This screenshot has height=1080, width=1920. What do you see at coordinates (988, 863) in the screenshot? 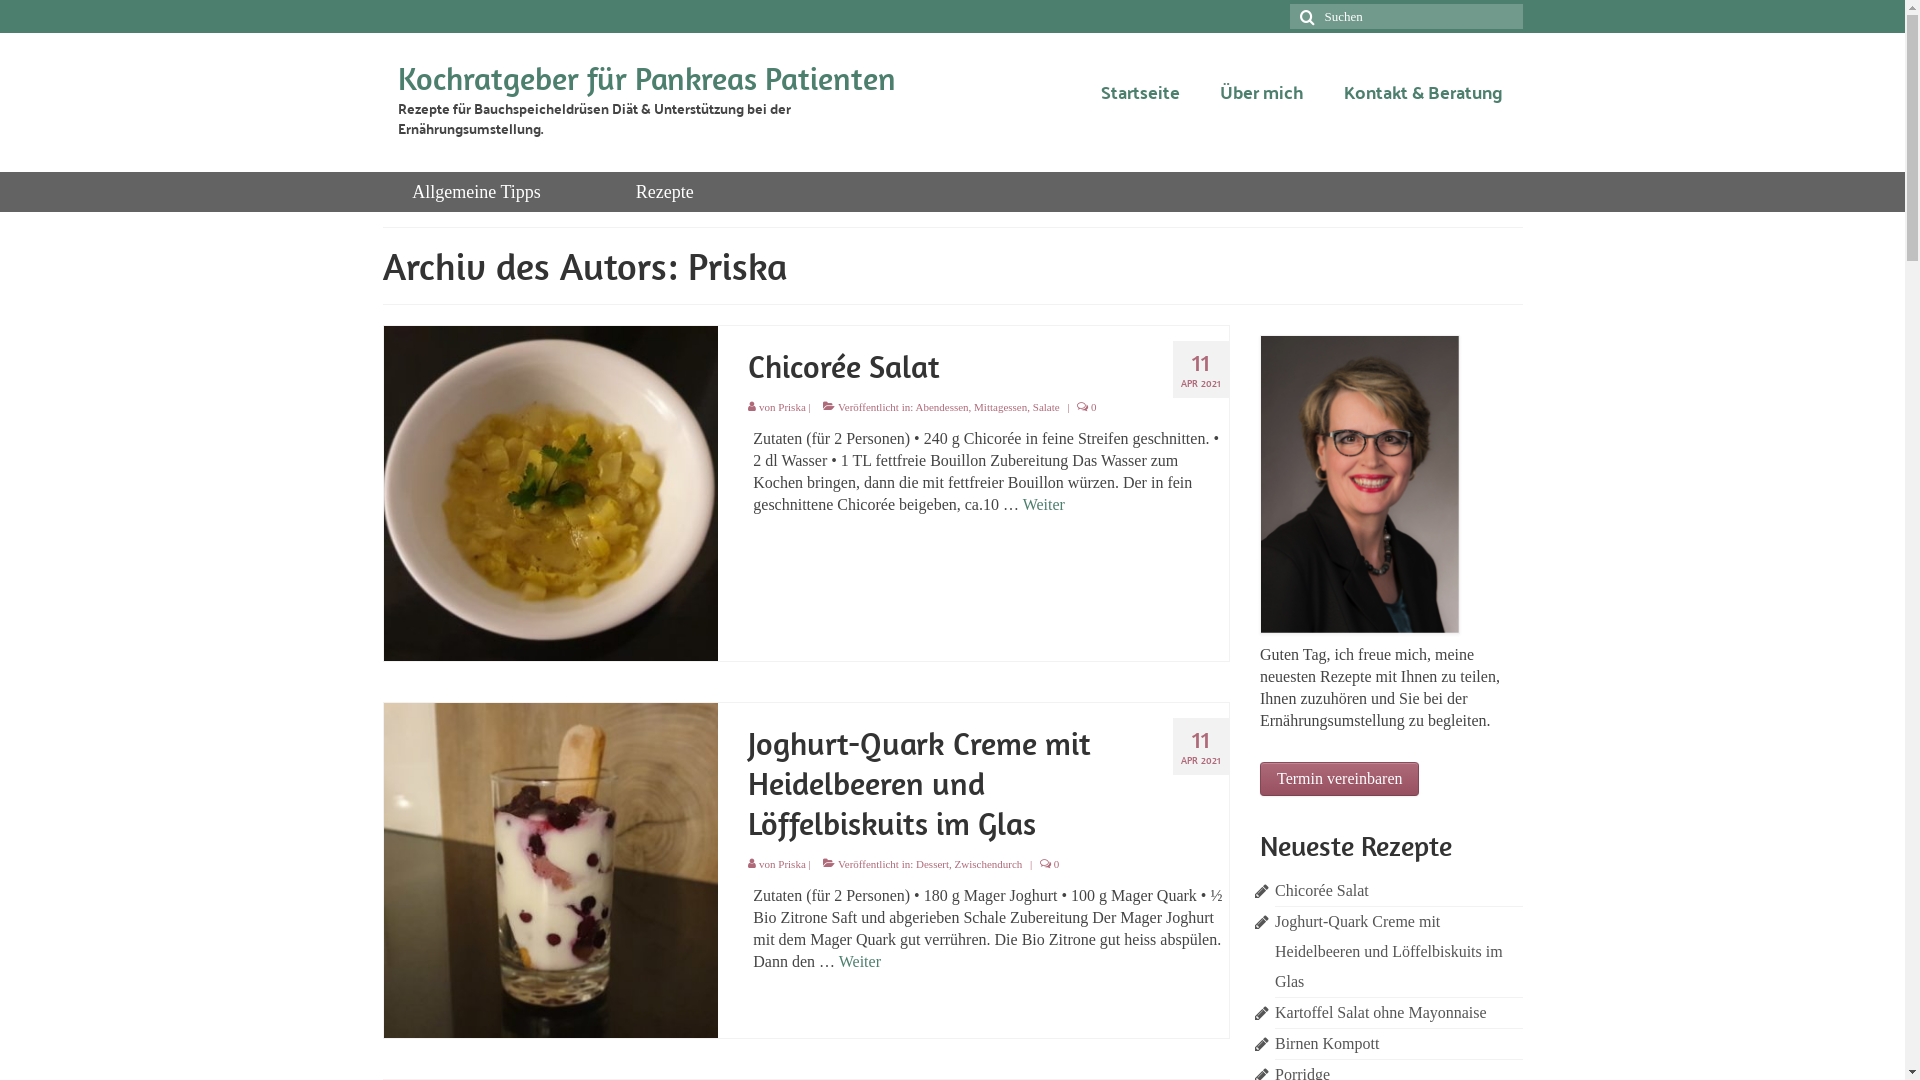
I see `'Zwischendurch'` at bounding box center [988, 863].